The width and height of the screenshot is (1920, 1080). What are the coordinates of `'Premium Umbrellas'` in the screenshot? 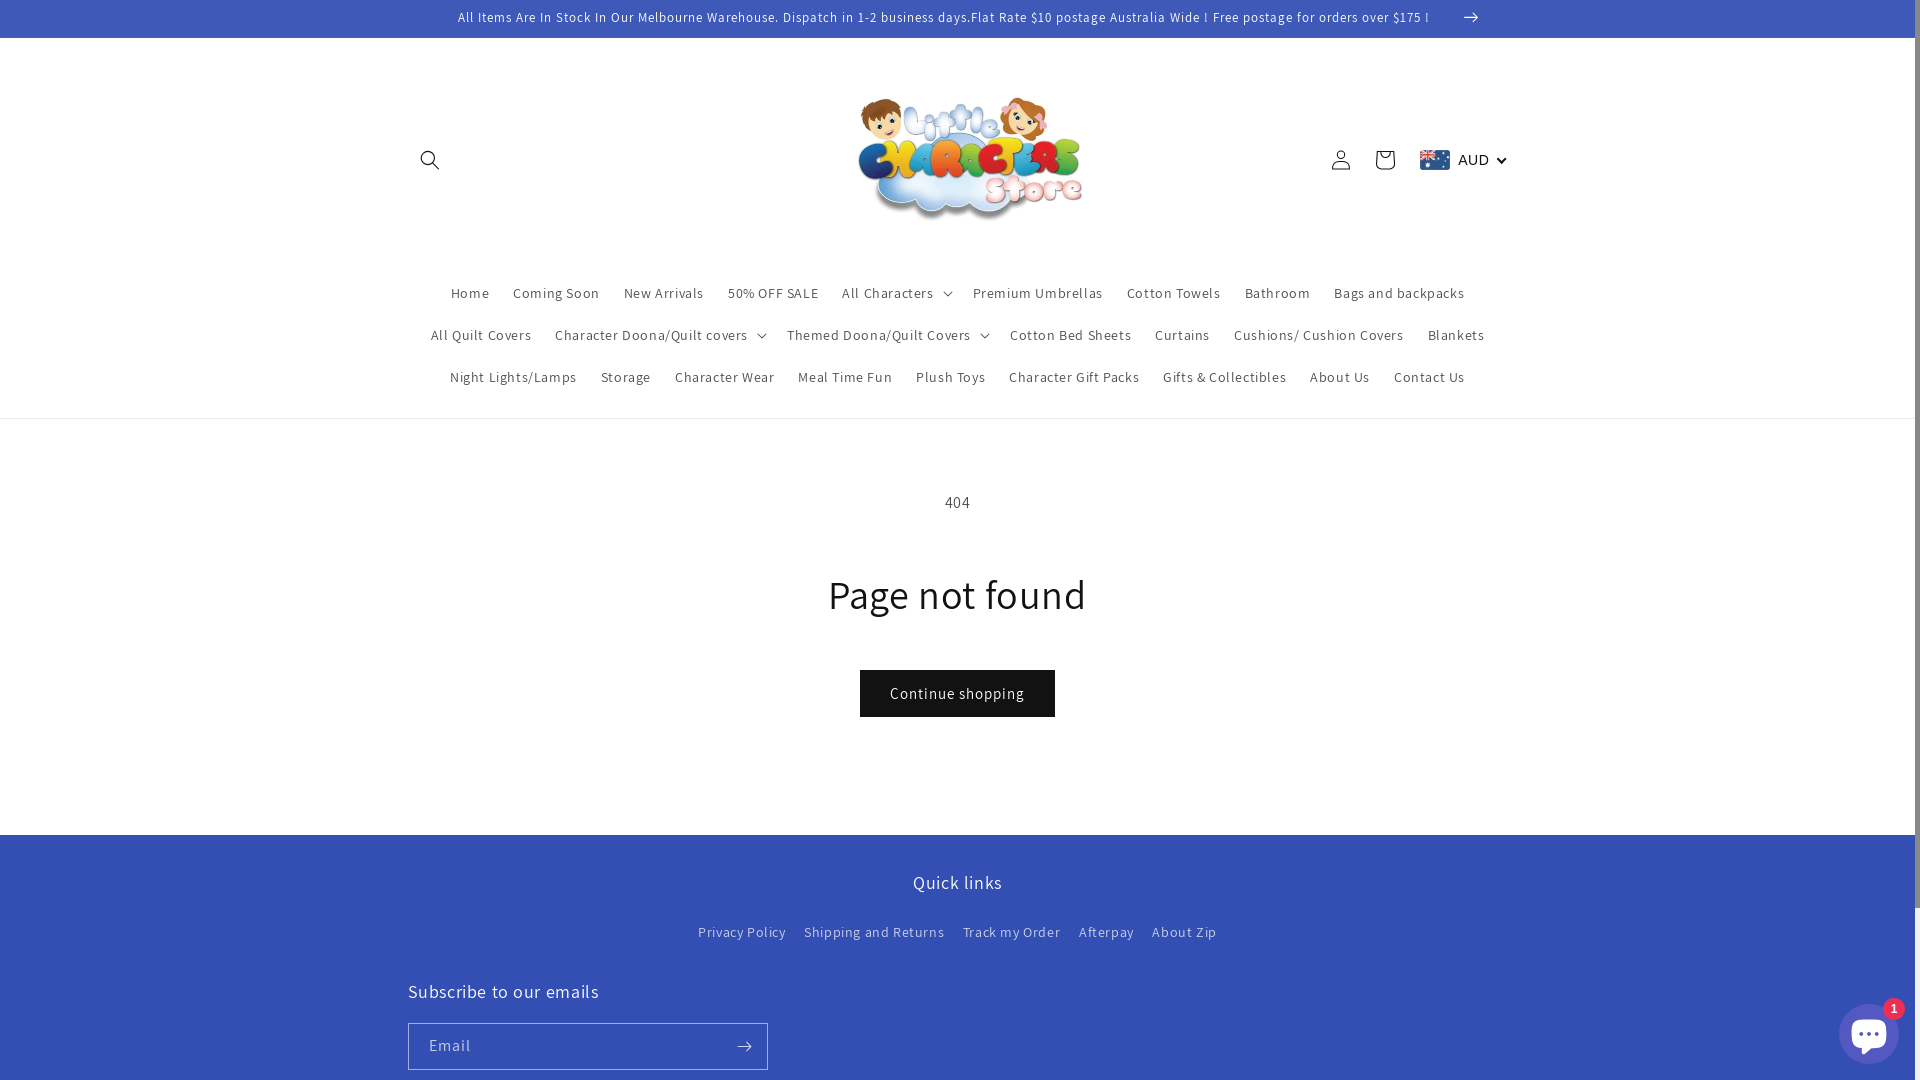 It's located at (1037, 293).